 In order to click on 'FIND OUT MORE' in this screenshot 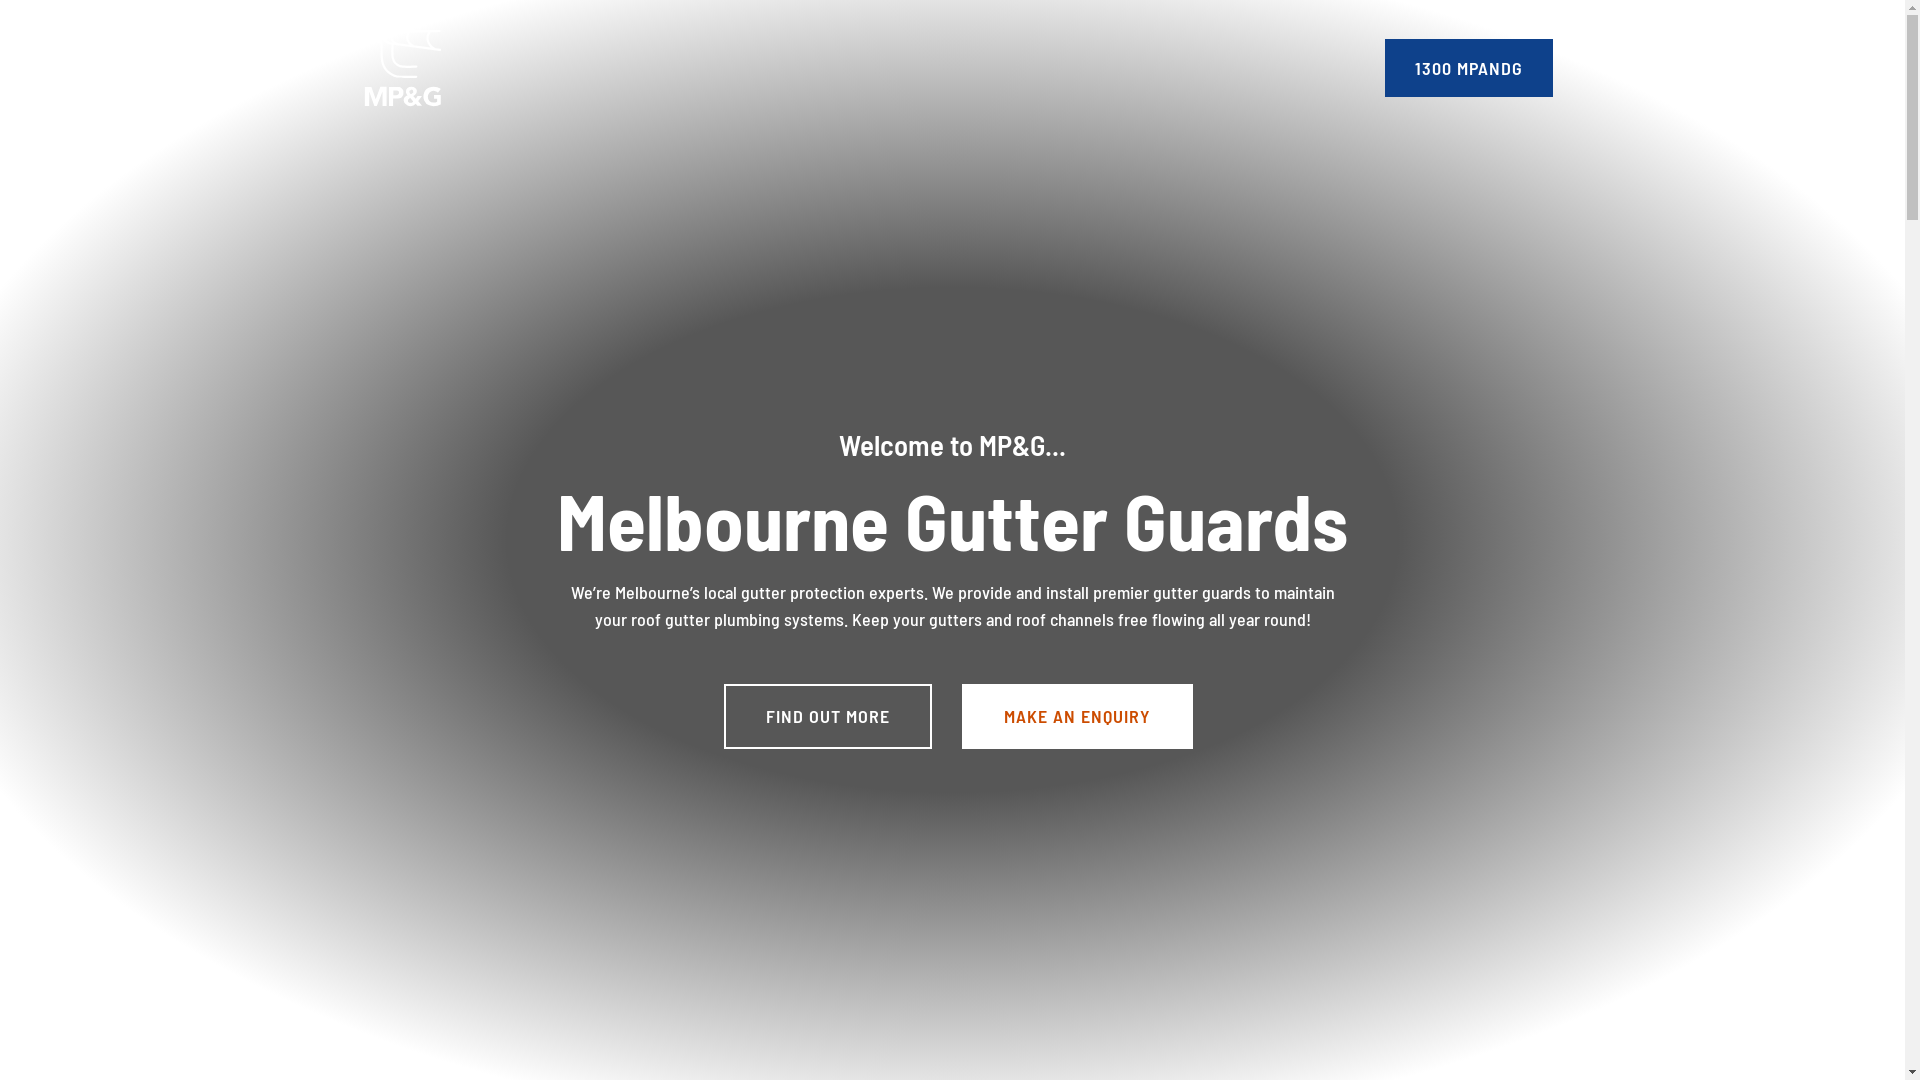, I will do `click(828, 715)`.